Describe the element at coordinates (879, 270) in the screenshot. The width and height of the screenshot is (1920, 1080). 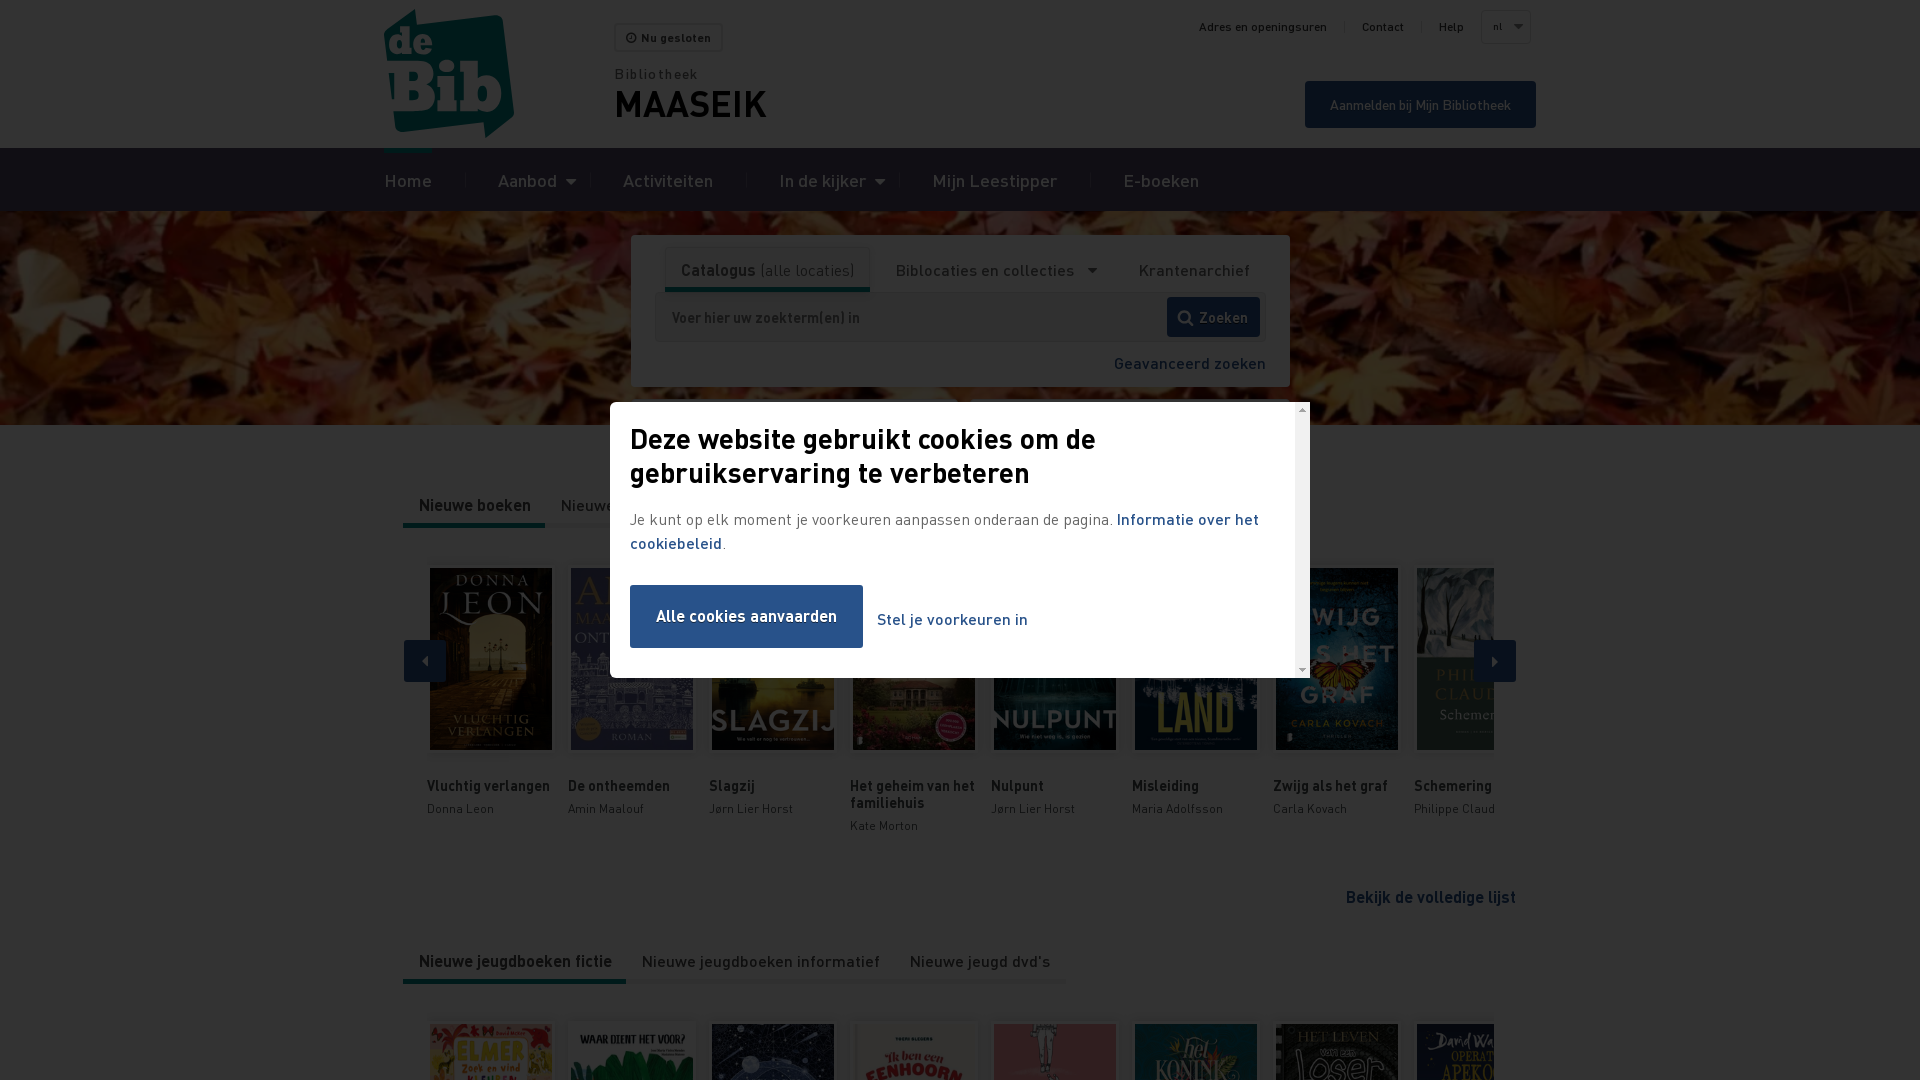
I see `'Biblocaties en collecties'` at that location.